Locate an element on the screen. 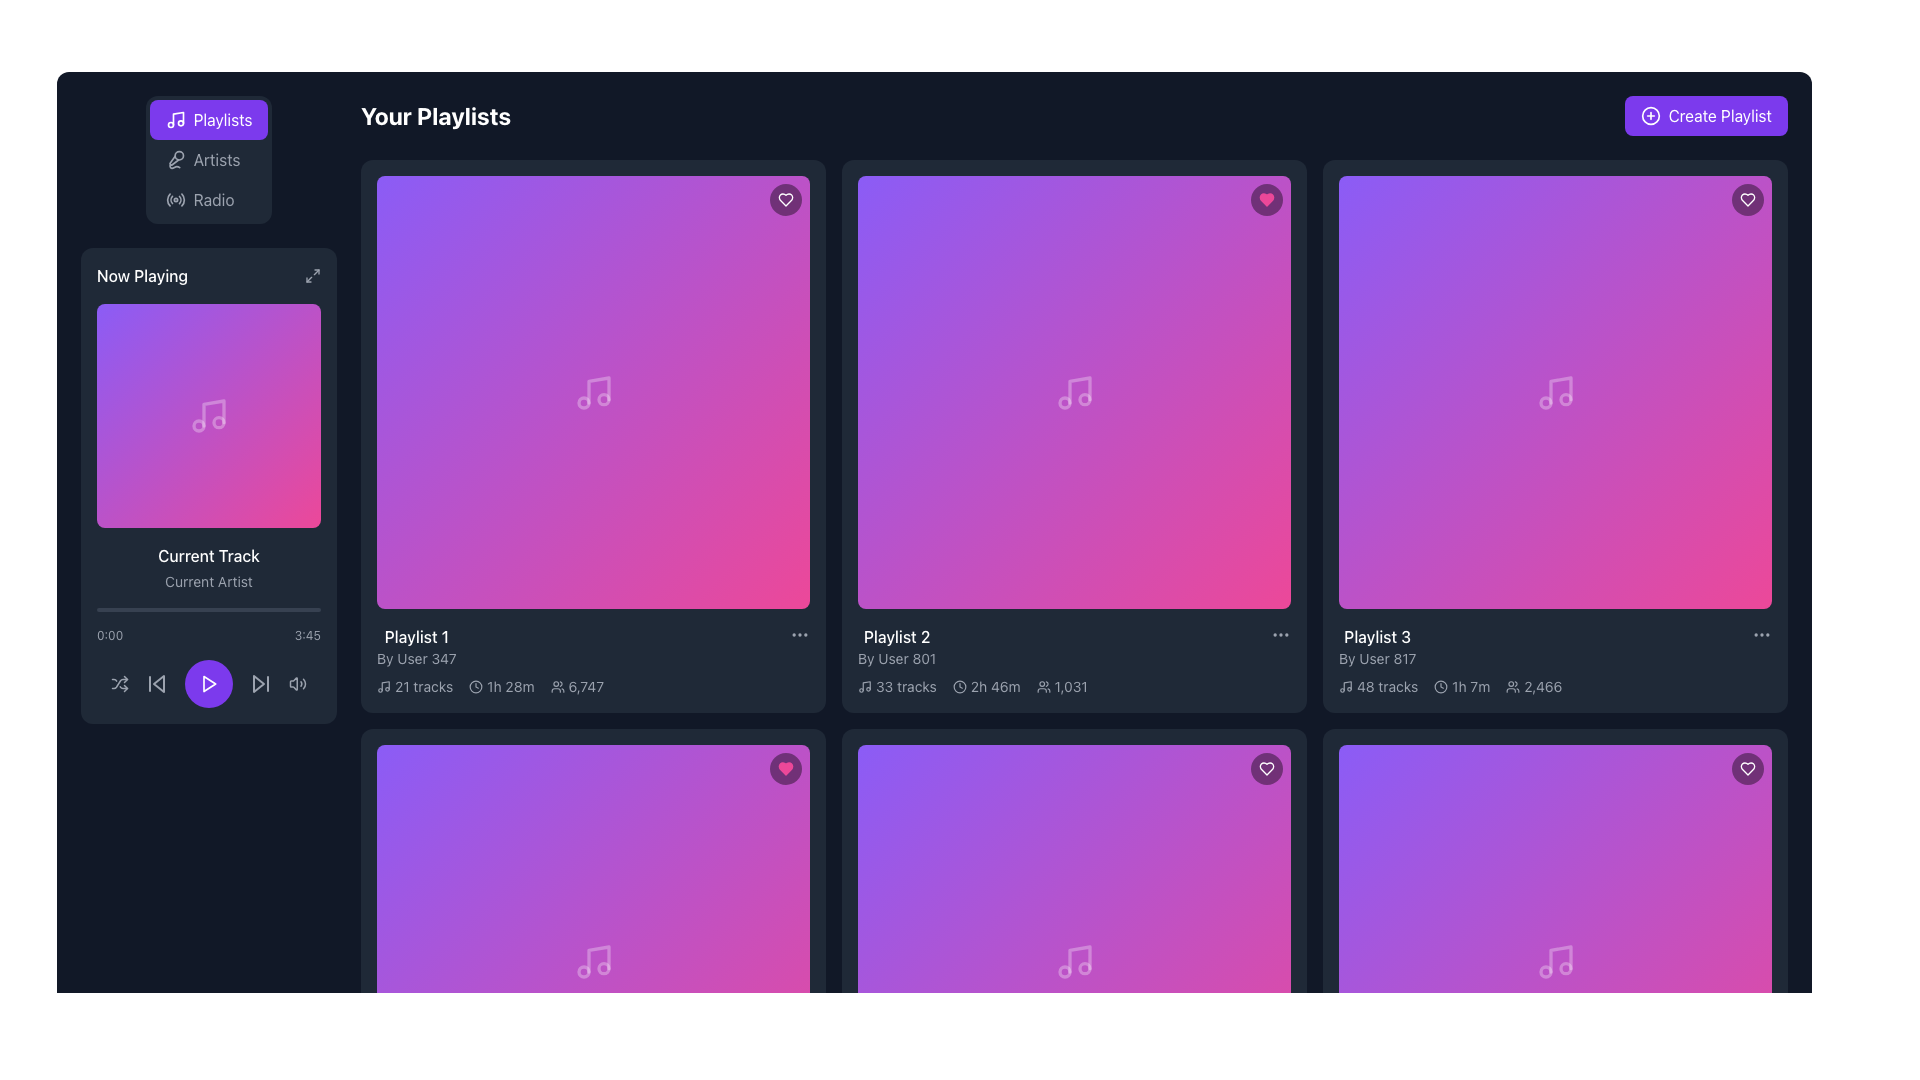 The height and width of the screenshot is (1080, 1920). the small circular button with a heart icon located at the top-right corner of the first playlist card to favorite the associated playlist is located at coordinates (785, 200).